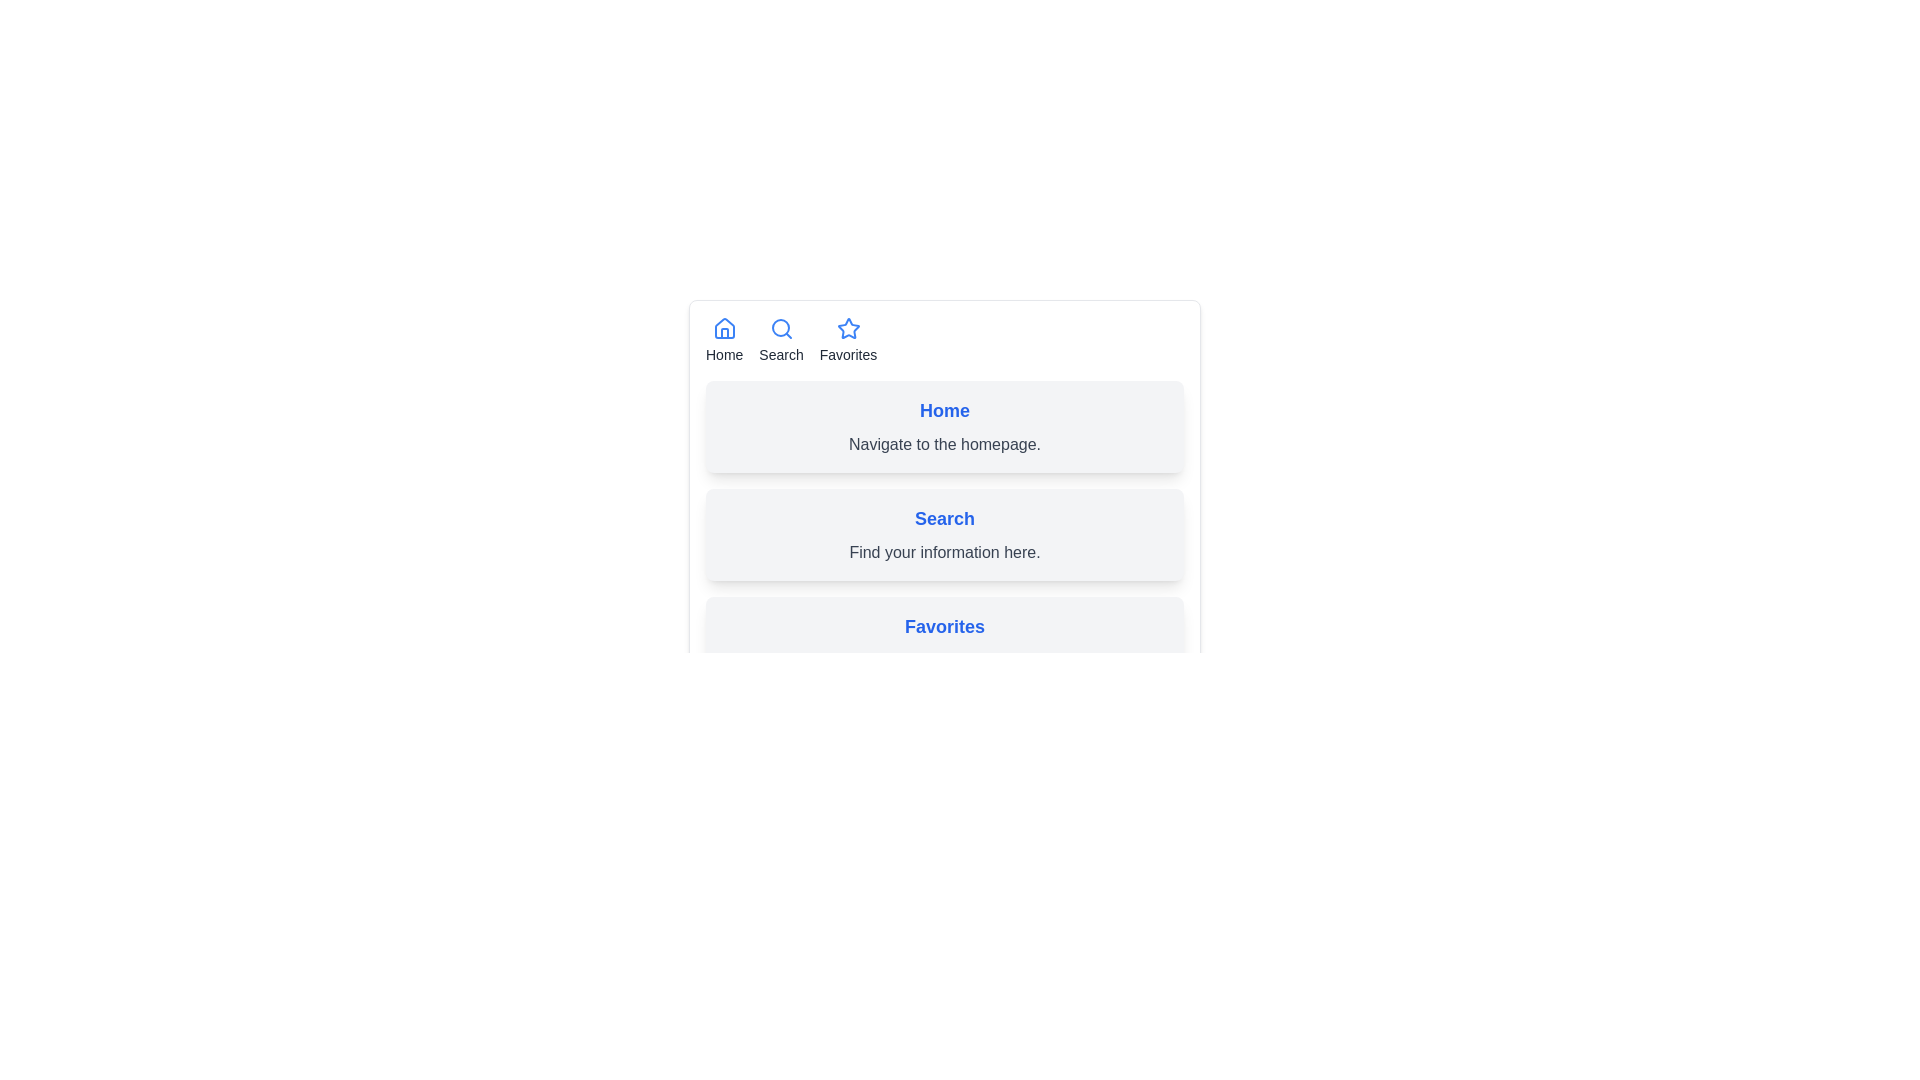 This screenshot has height=1080, width=1920. What do you see at coordinates (944, 464) in the screenshot?
I see `the navigation card that redirects to the site's homepage, located at the top of the vertically stacked group of three cards` at bounding box center [944, 464].